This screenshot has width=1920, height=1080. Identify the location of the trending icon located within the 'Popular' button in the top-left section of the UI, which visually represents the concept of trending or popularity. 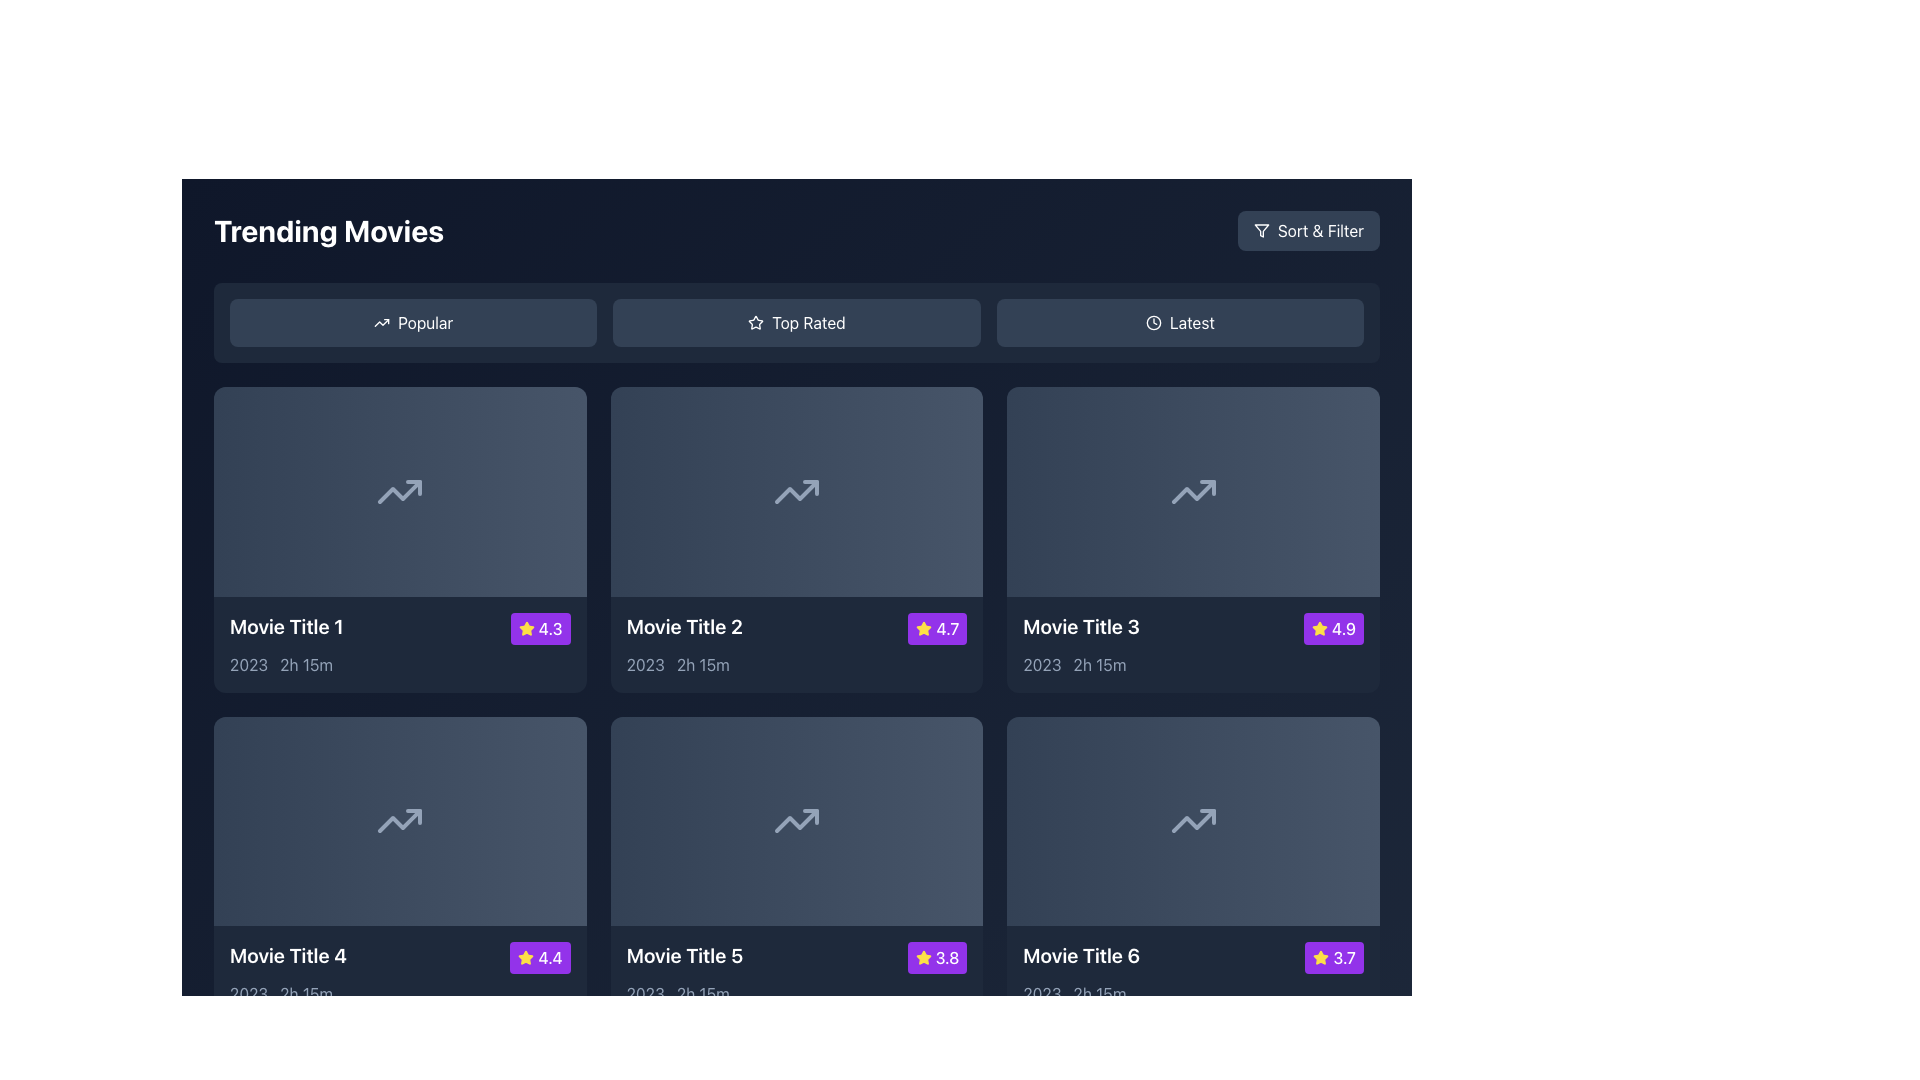
(382, 322).